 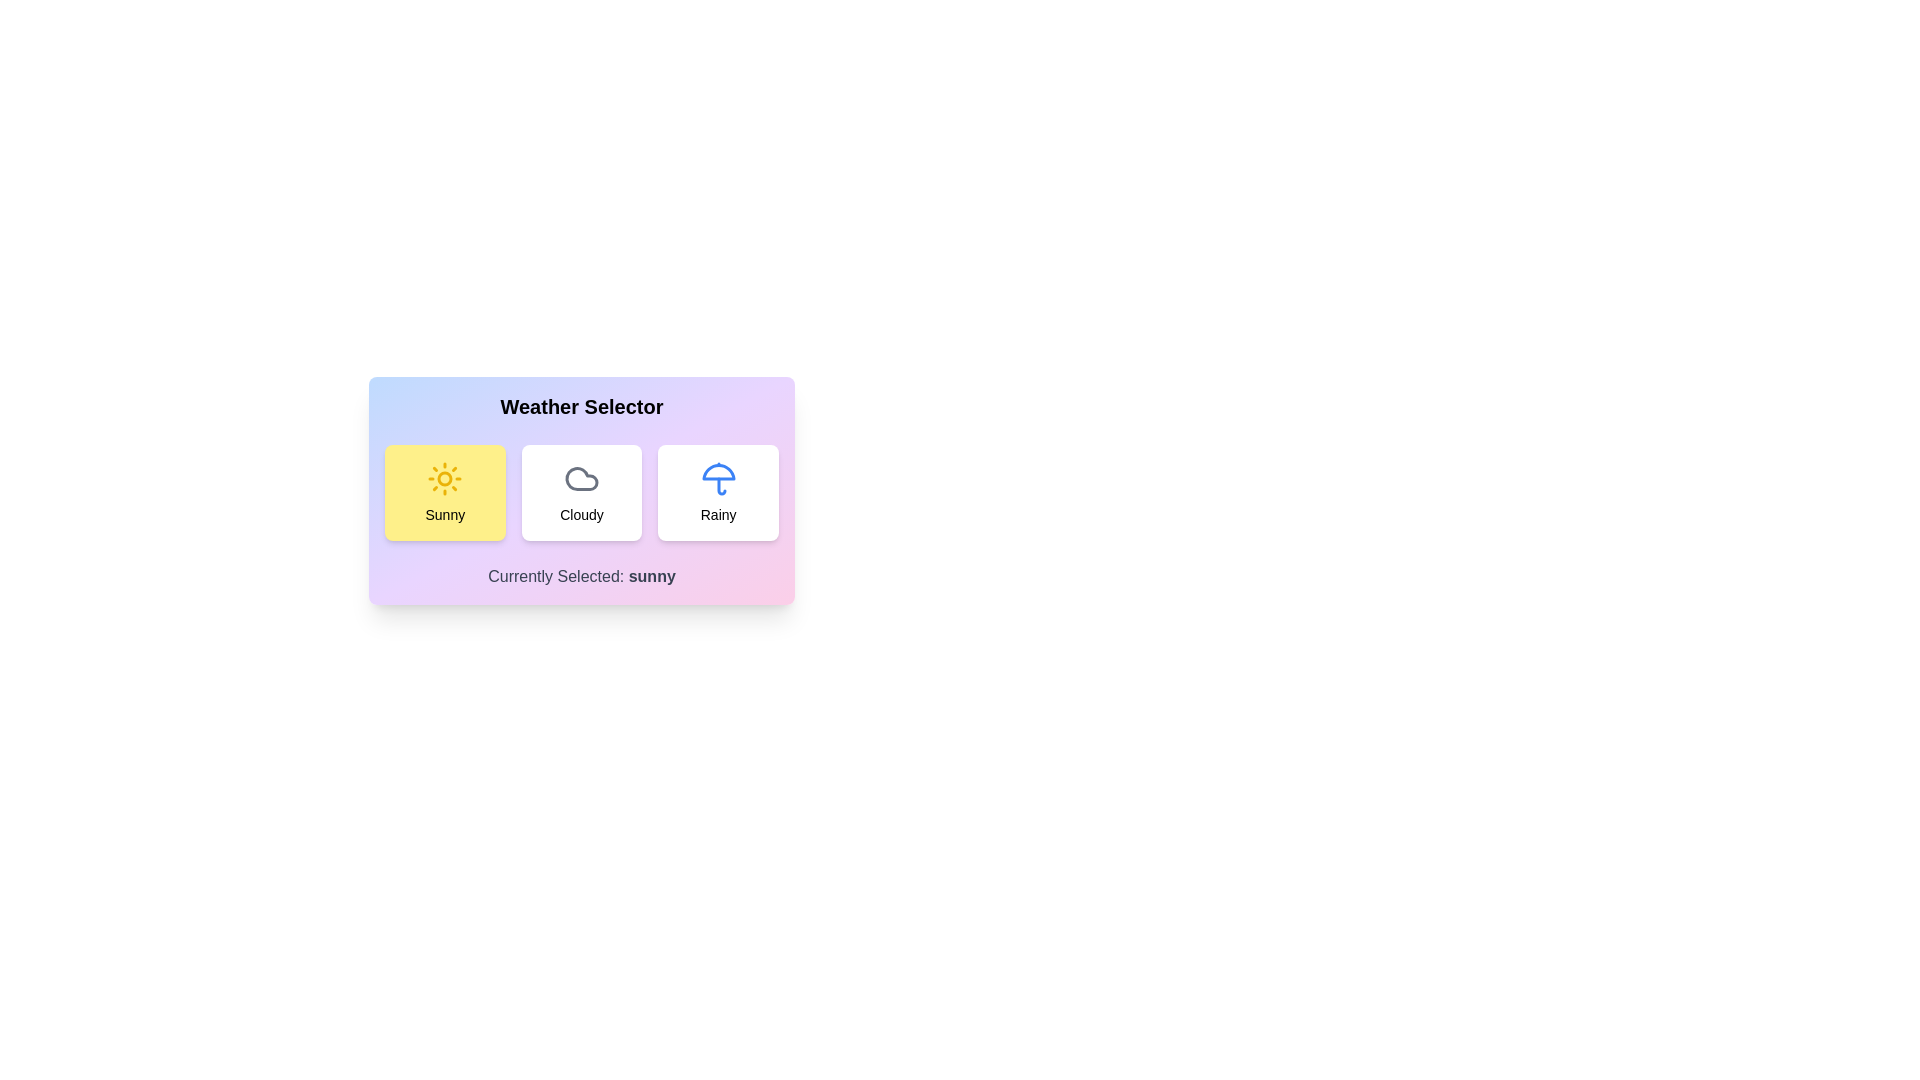 What do you see at coordinates (718, 493) in the screenshot?
I see `the weather option Rainy by clicking its corresponding button` at bounding box center [718, 493].